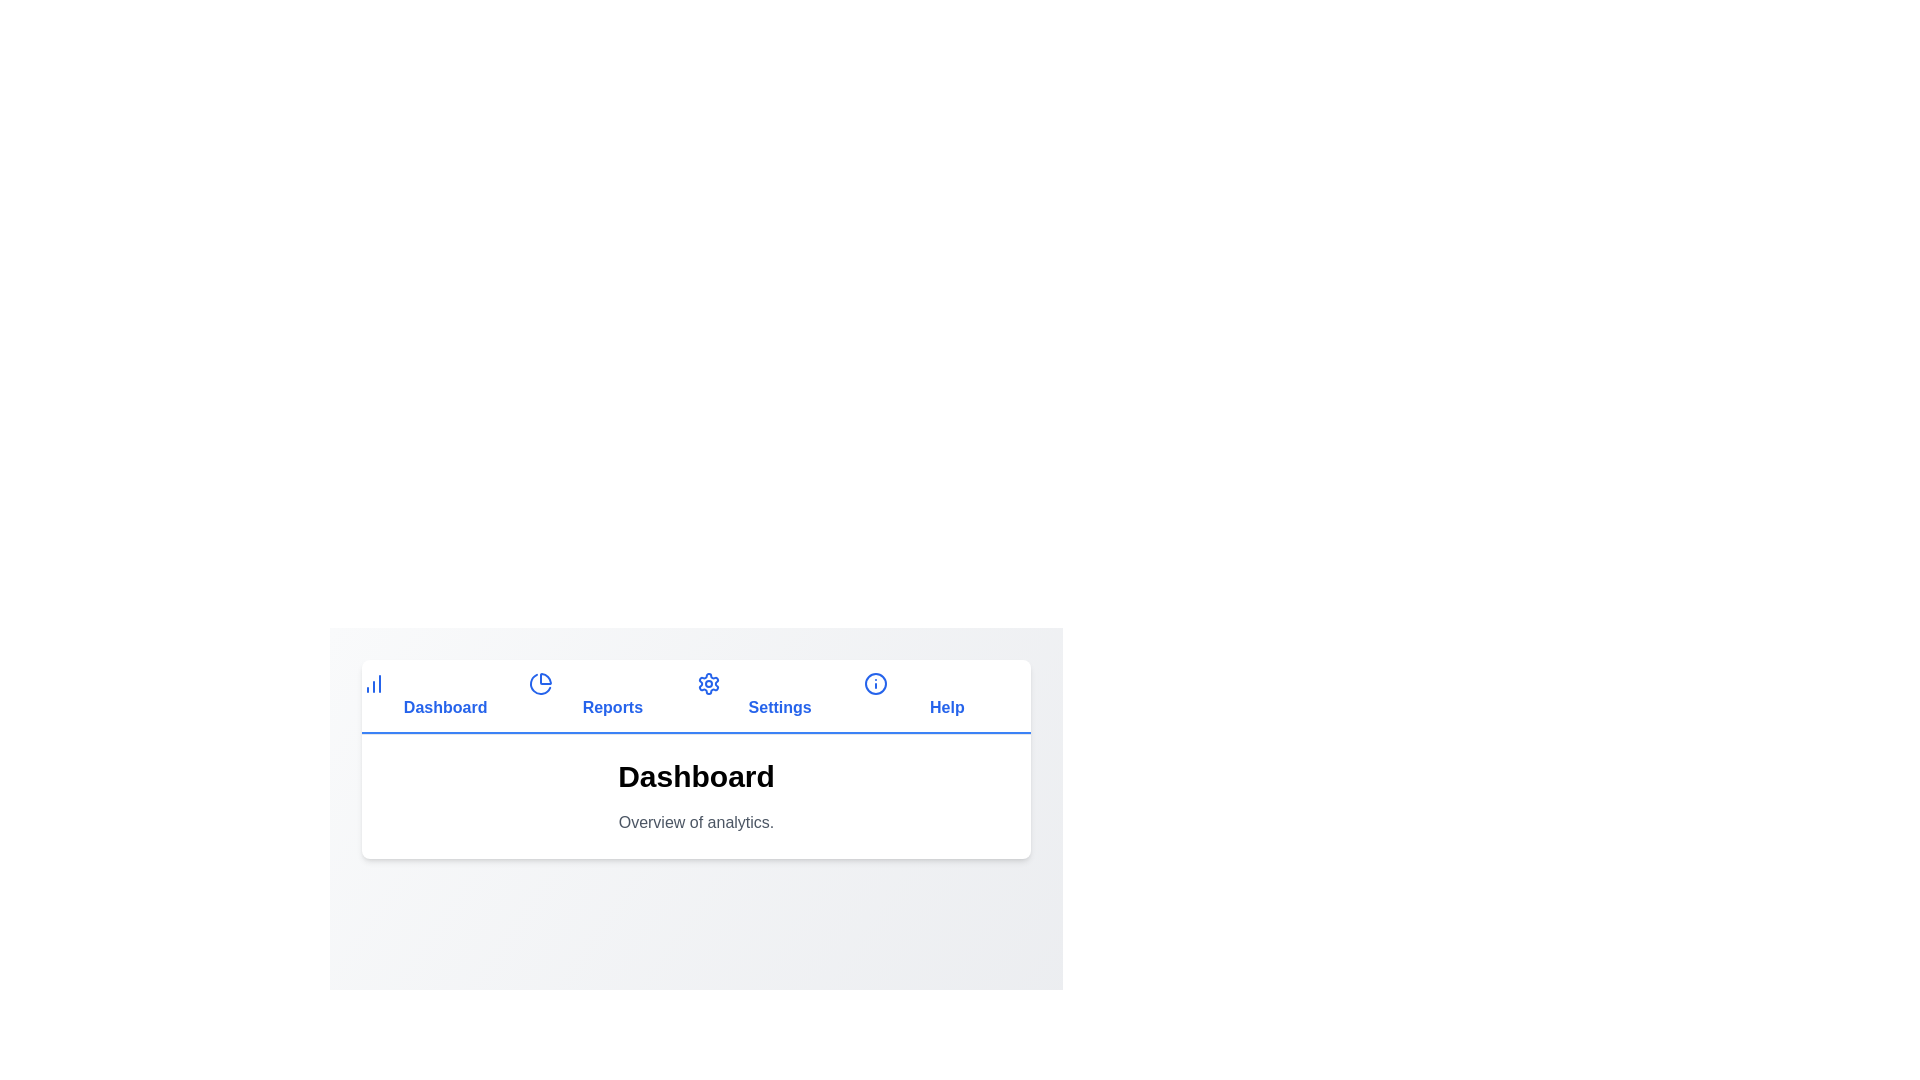 The height and width of the screenshot is (1080, 1920). What do you see at coordinates (696, 796) in the screenshot?
I see `the Text block that serves as a title and brief description for the 'Dashboard' section, located centrally in the lower section of a rectangular card beneath the menu bar` at bounding box center [696, 796].